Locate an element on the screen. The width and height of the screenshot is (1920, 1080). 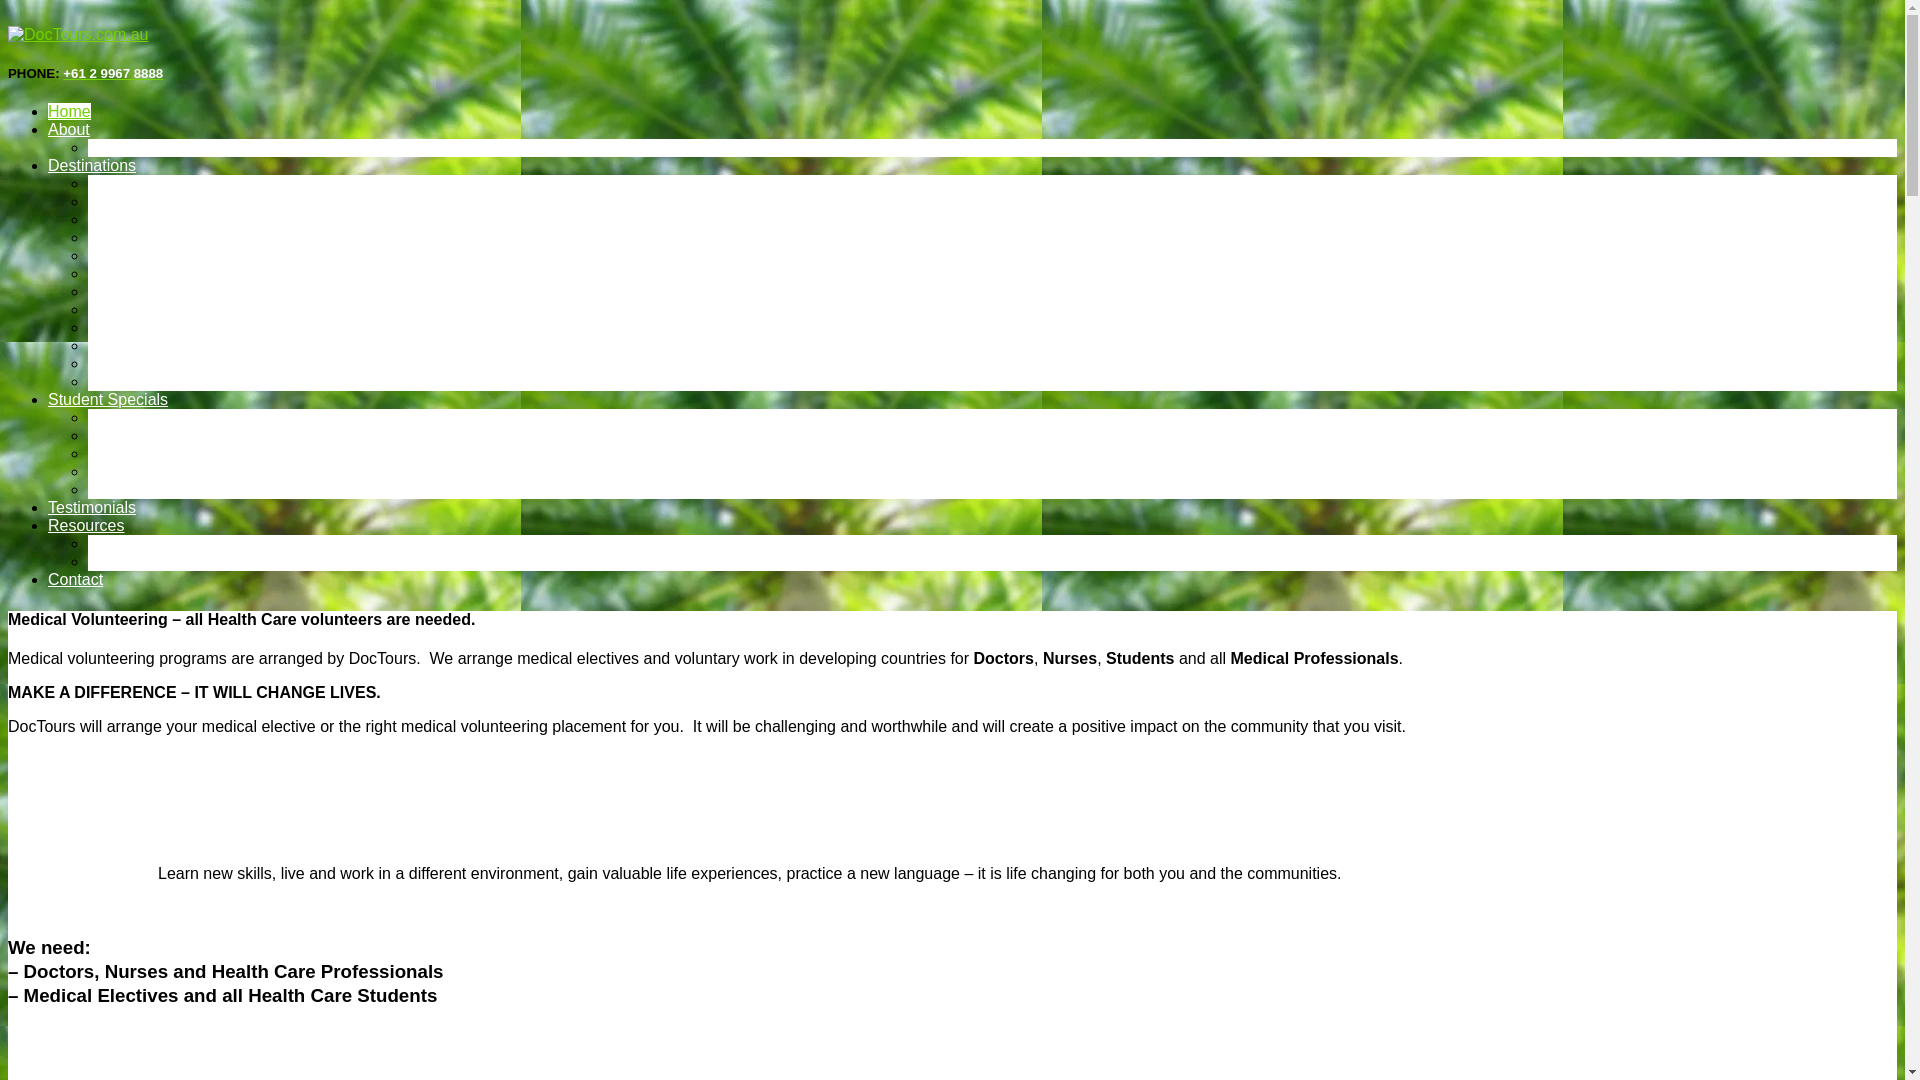
'Ecuador' is located at coordinates (86, 201).